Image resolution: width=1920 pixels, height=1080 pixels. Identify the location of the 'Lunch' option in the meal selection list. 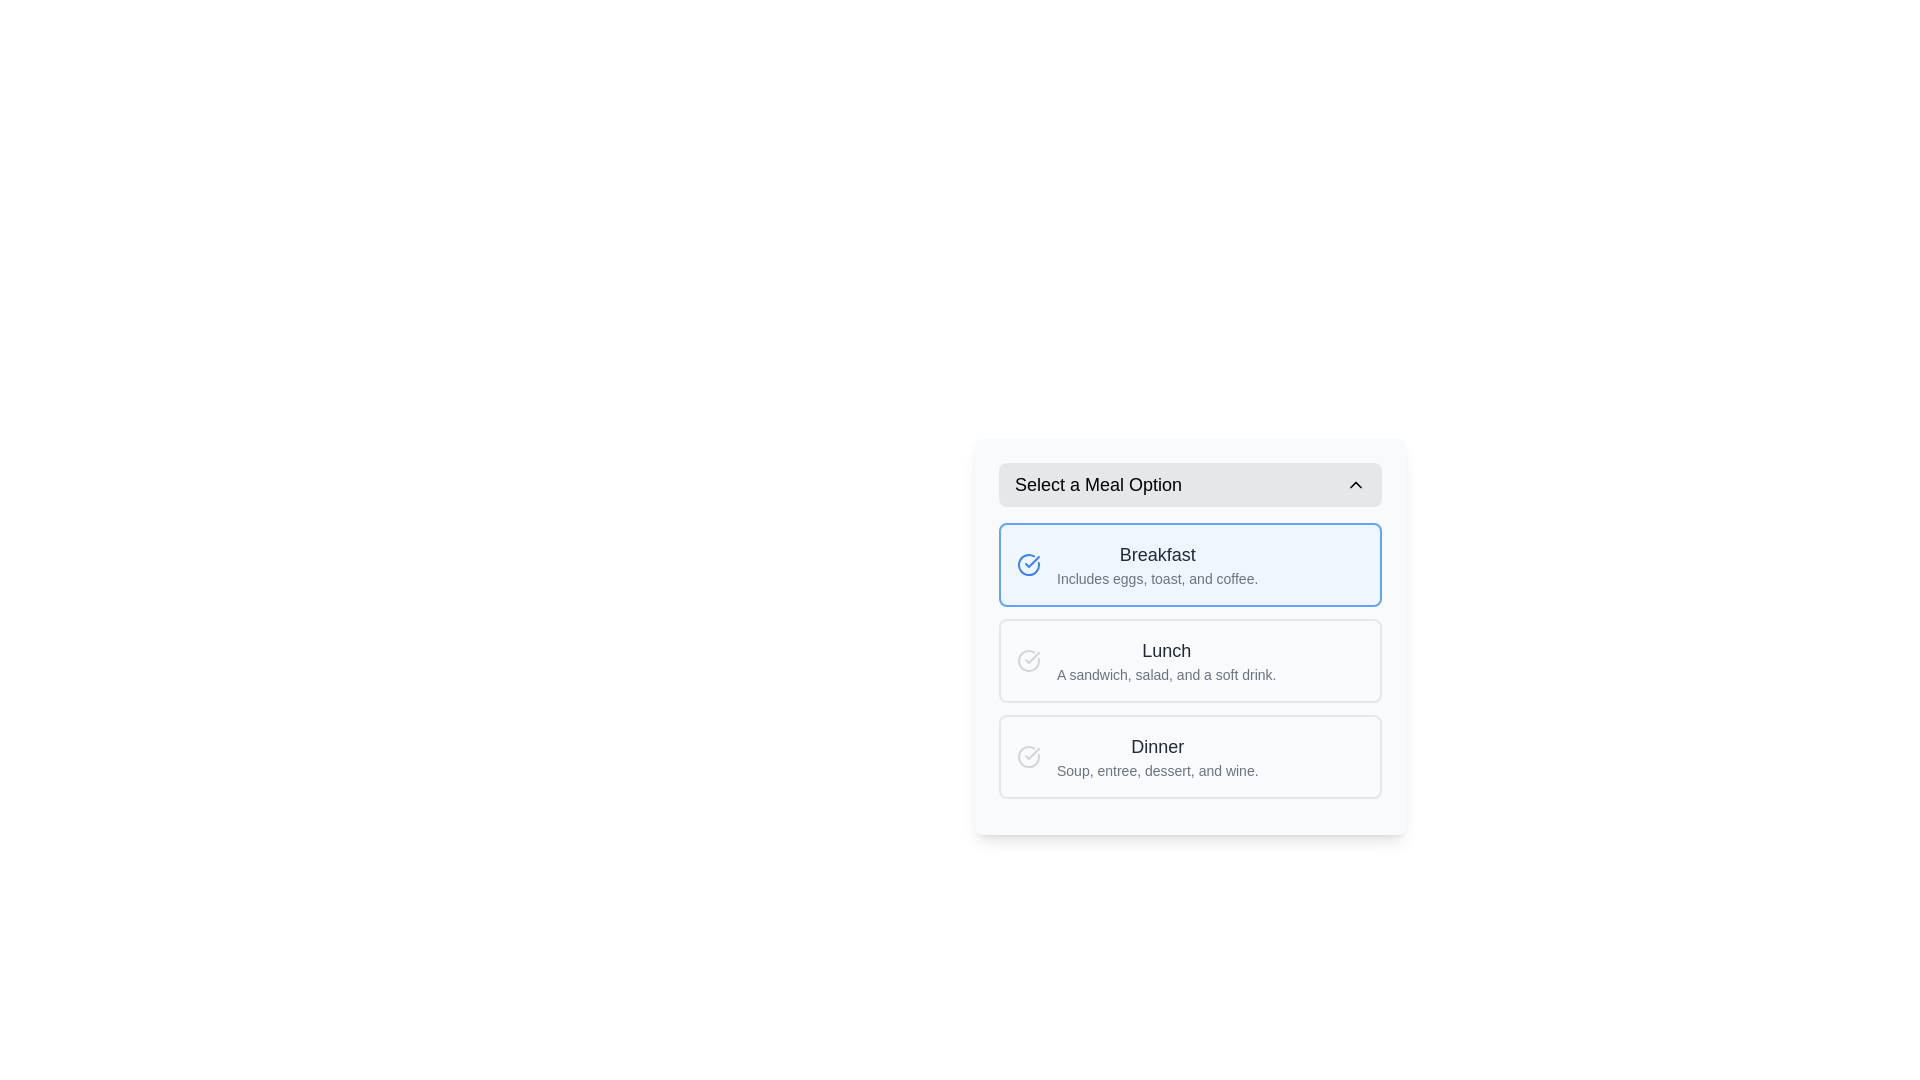
(1190, 660).